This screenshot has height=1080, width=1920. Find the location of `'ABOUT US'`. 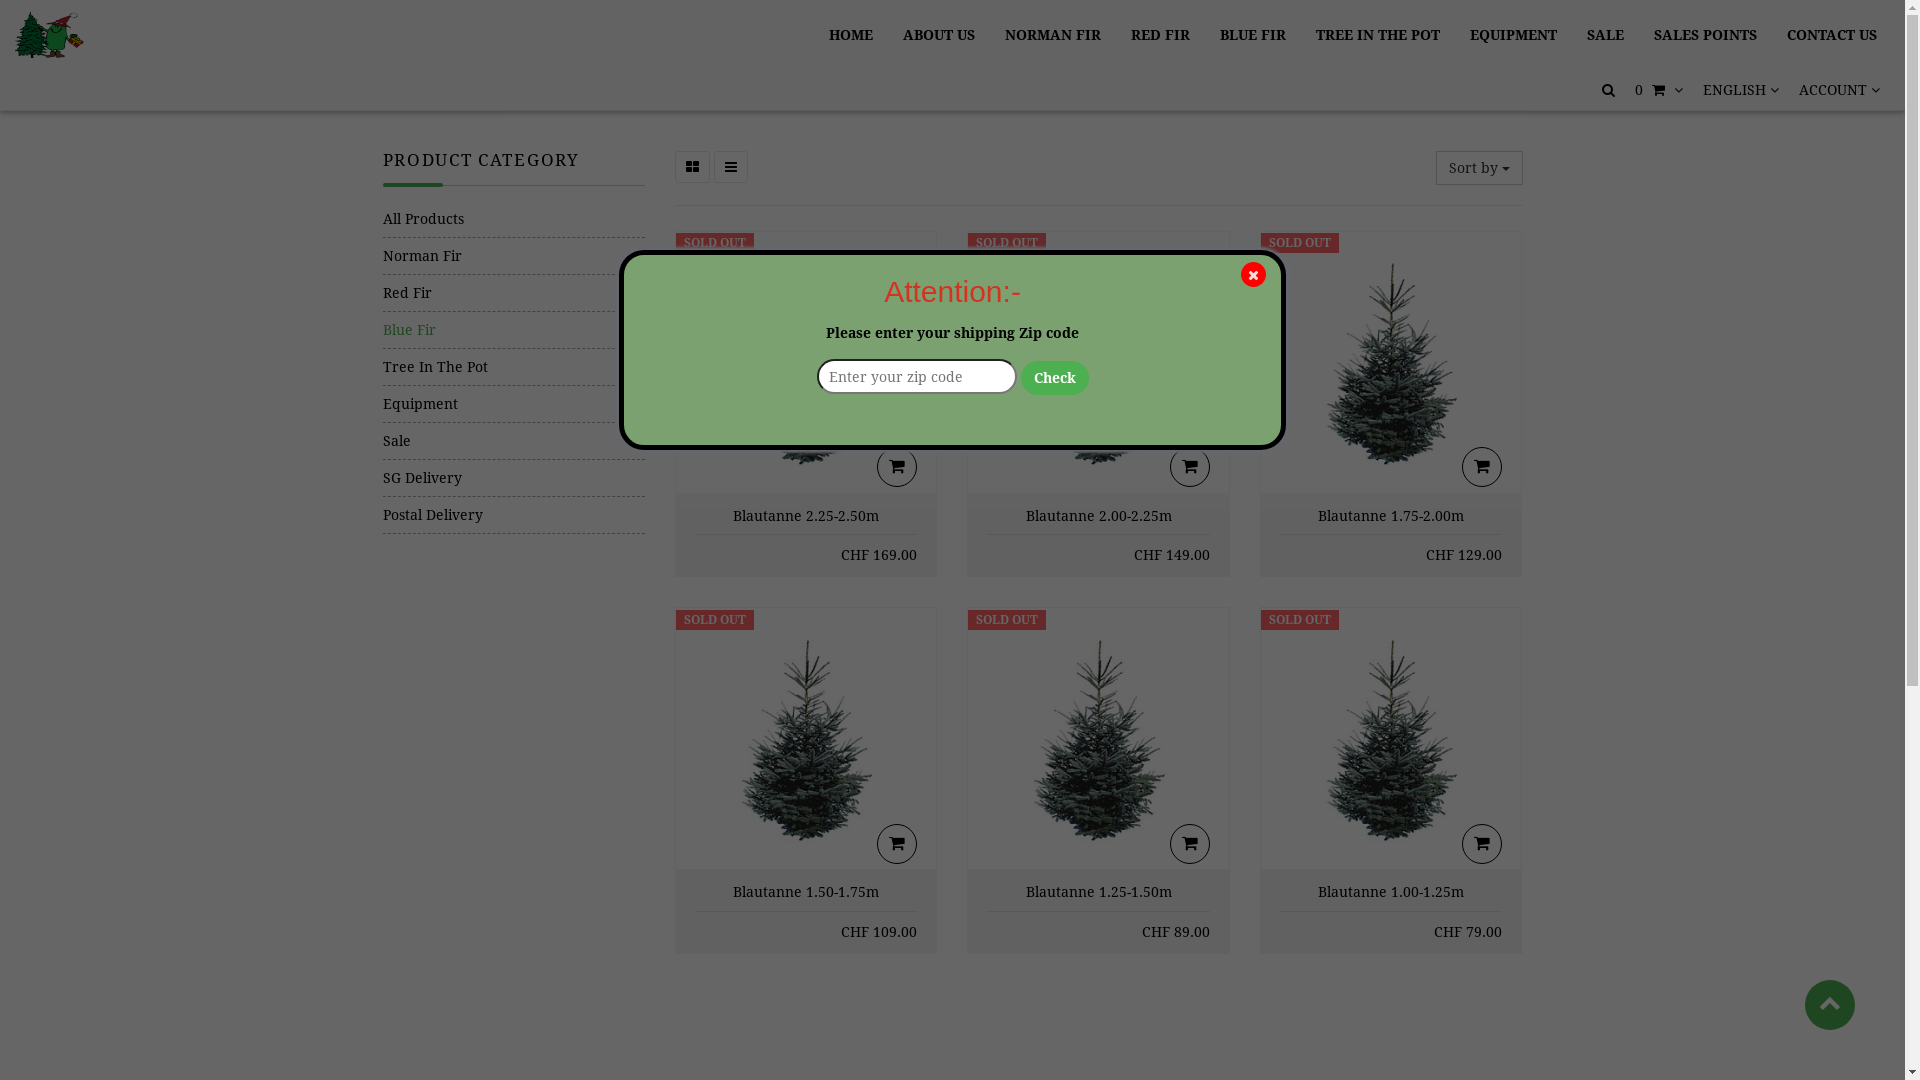

'ABOUT US' is located at coordinates (938, 34).